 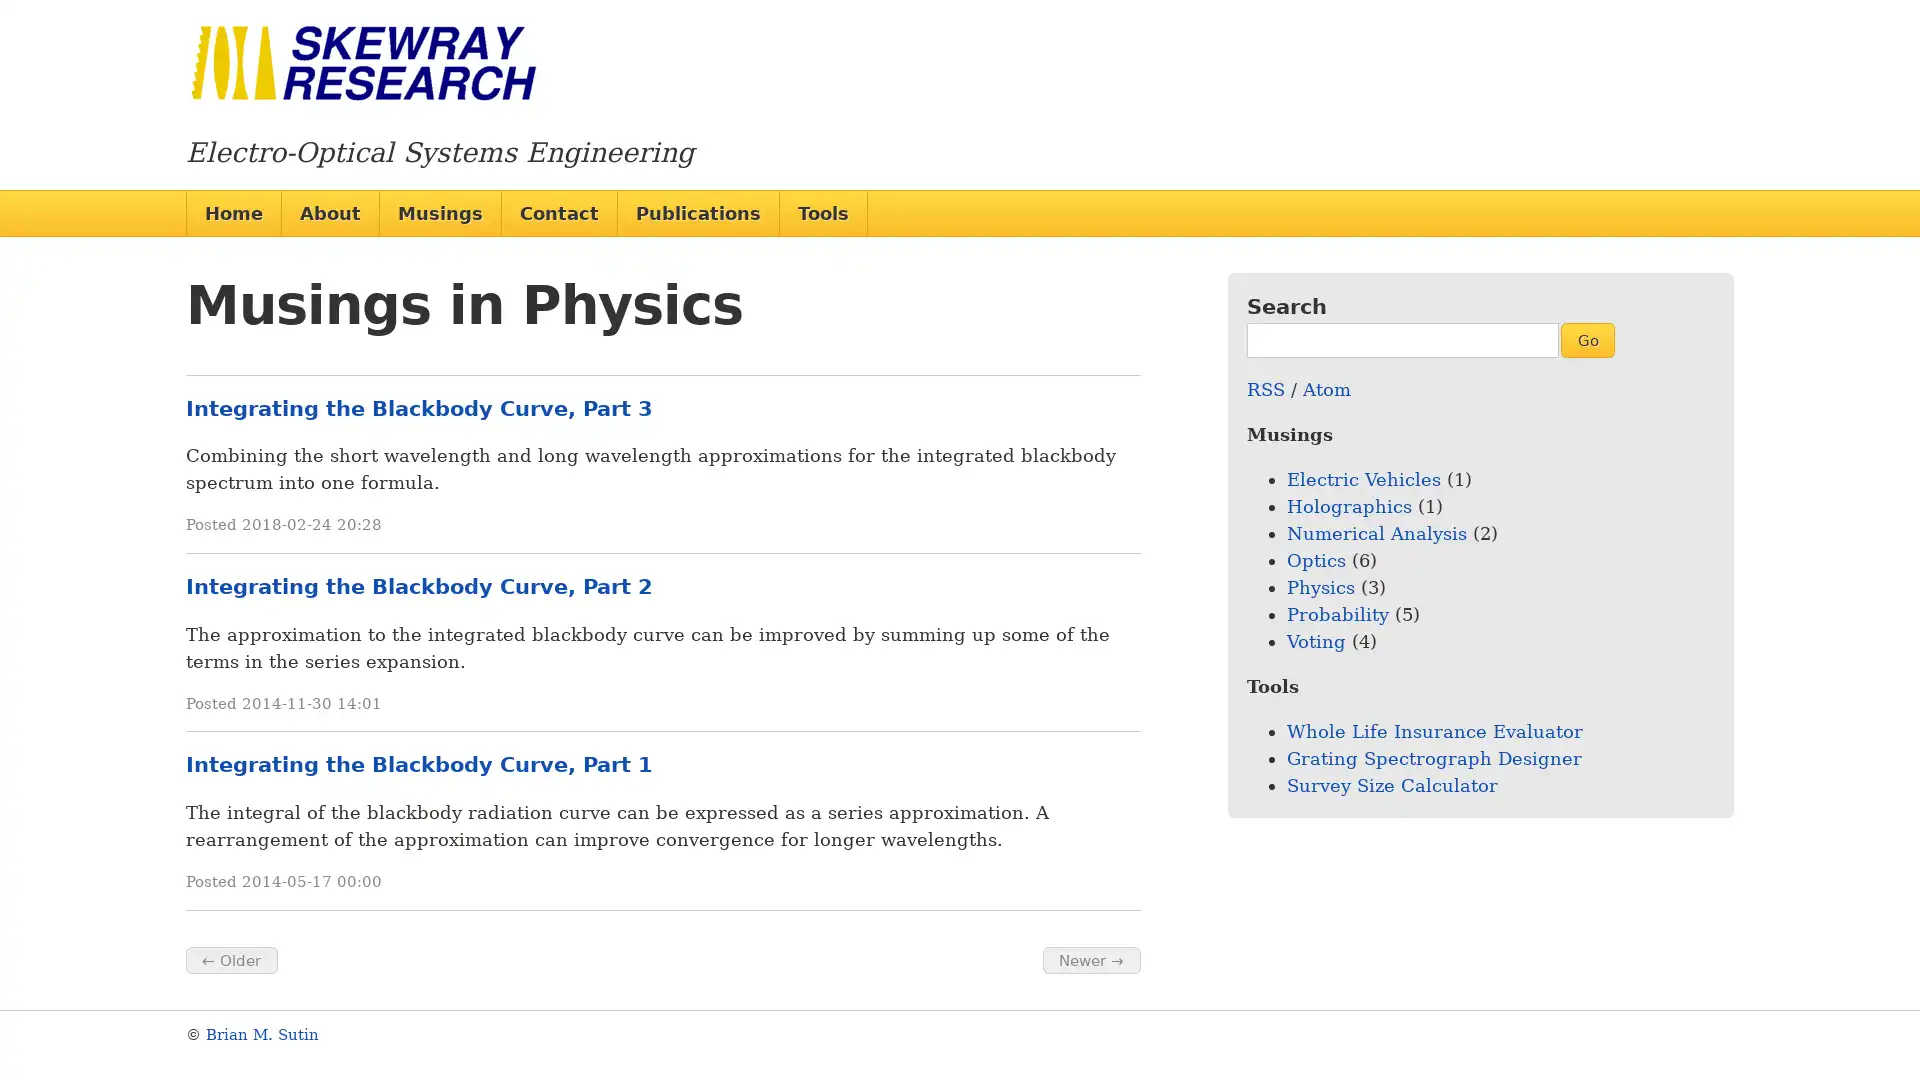 I want to click on Go, so click(x=1586, y=338).